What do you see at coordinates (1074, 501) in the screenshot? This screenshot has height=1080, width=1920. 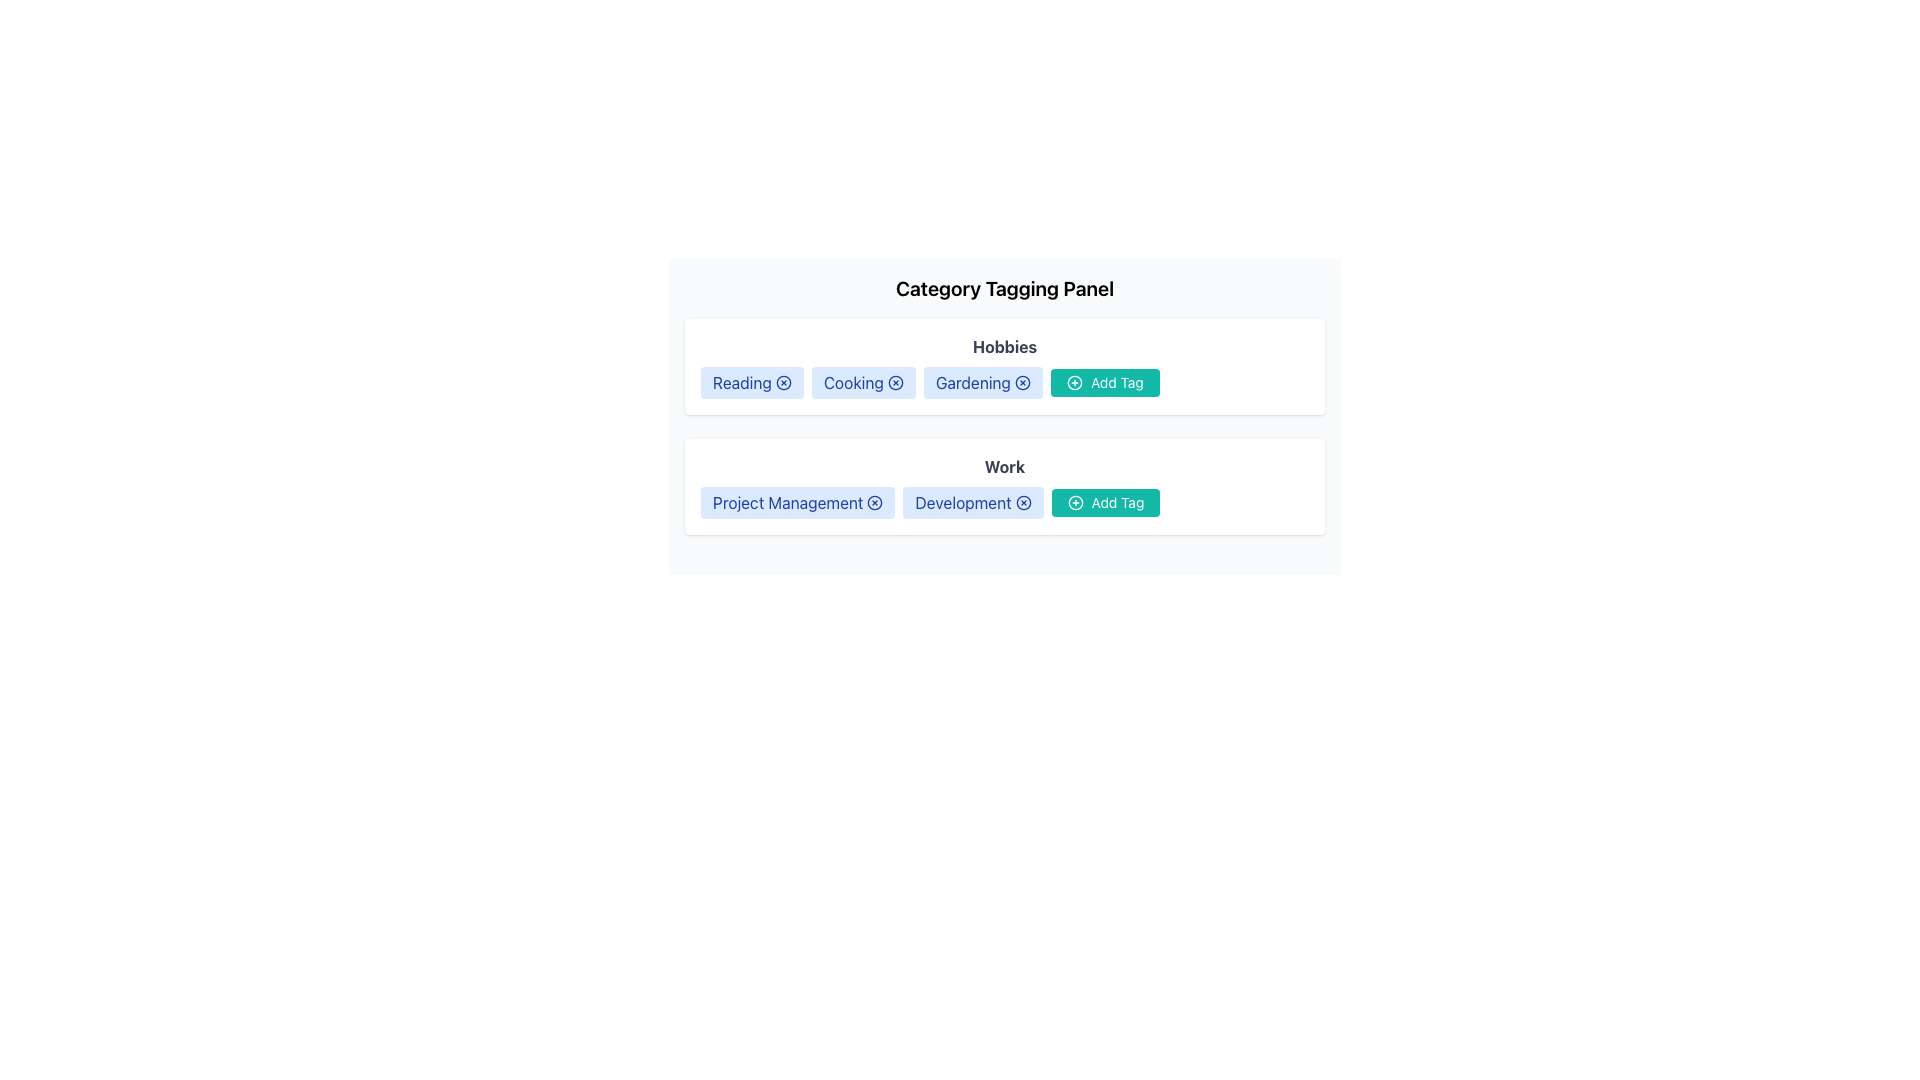 I see `the circular icon with a '+' symbol inside the 'Add Tag' button in the 'Work' category` at bounding box center [1074, 501].